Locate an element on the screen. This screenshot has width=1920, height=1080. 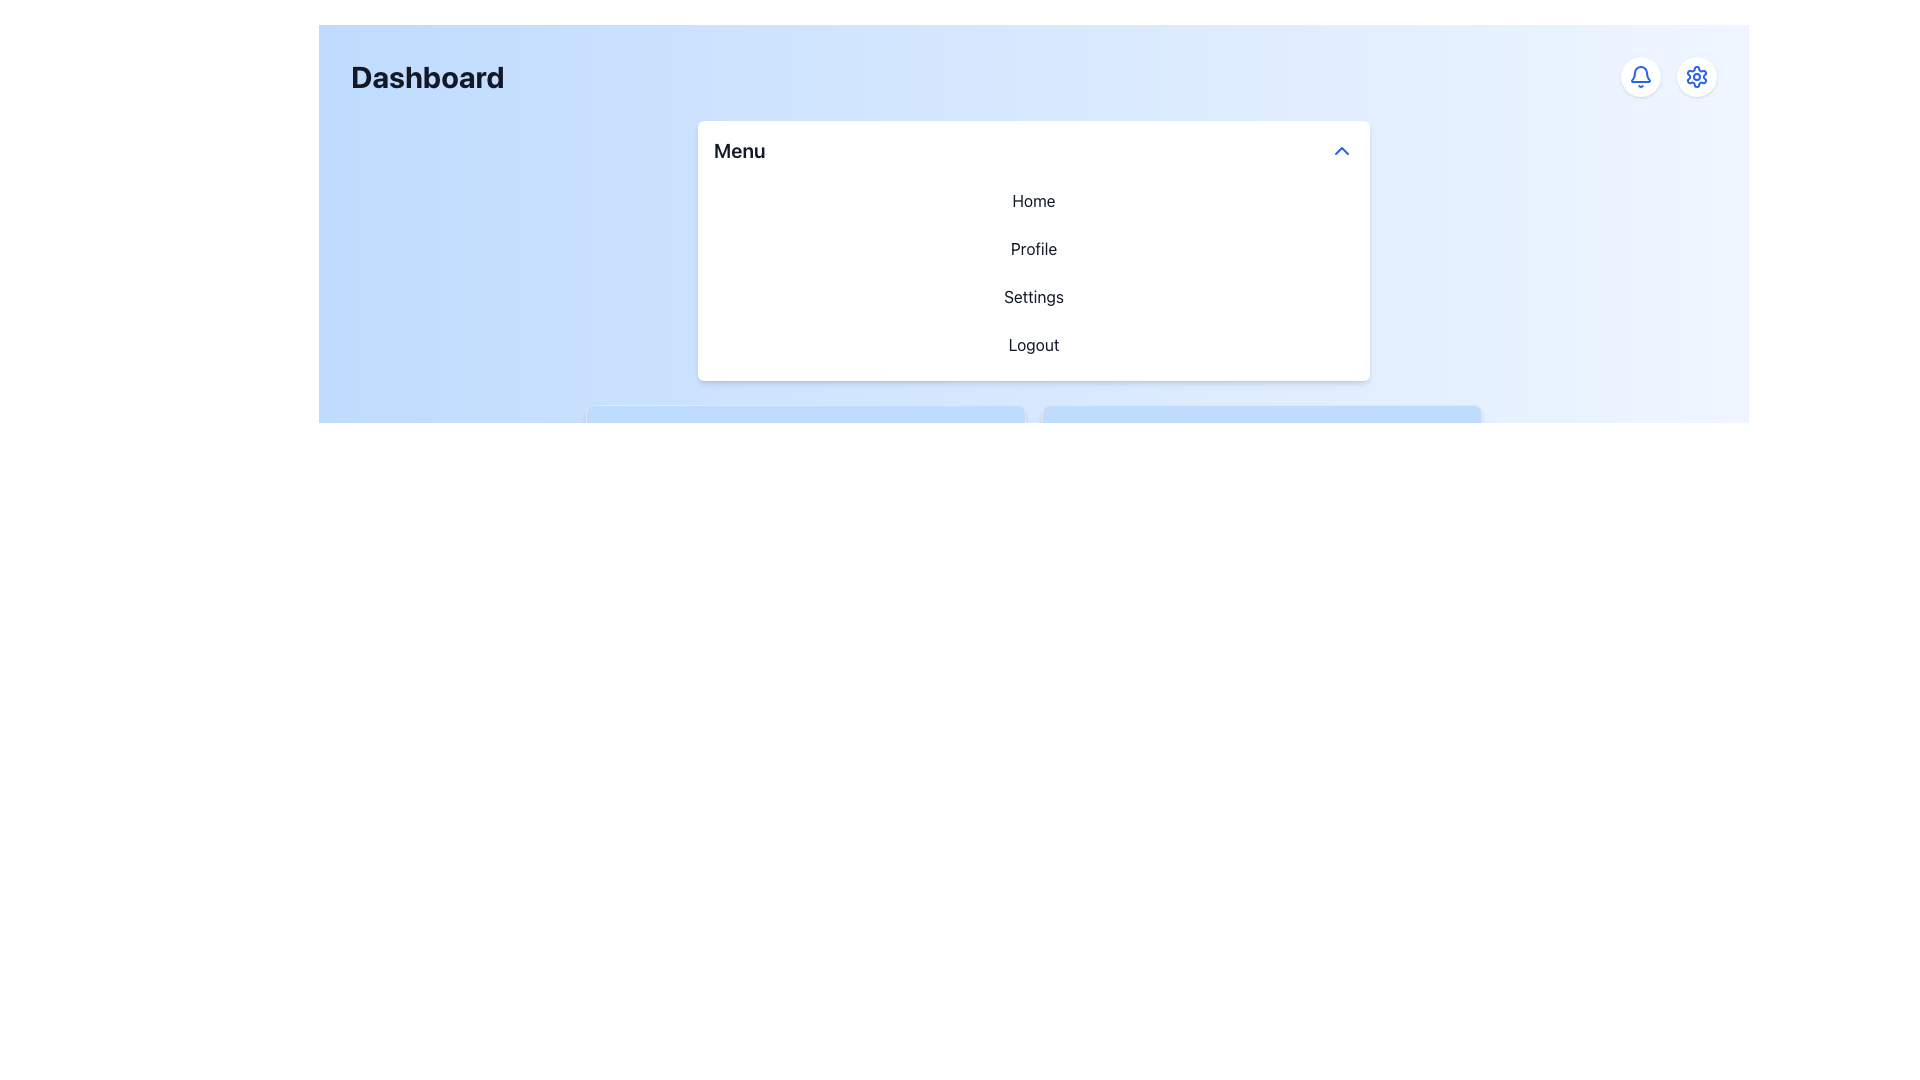
the 'Profile' text button, which is styled with rounded corners and located in a vertical menu list between 'Home' and 'Settings' is located at coordinates (1033, 248).